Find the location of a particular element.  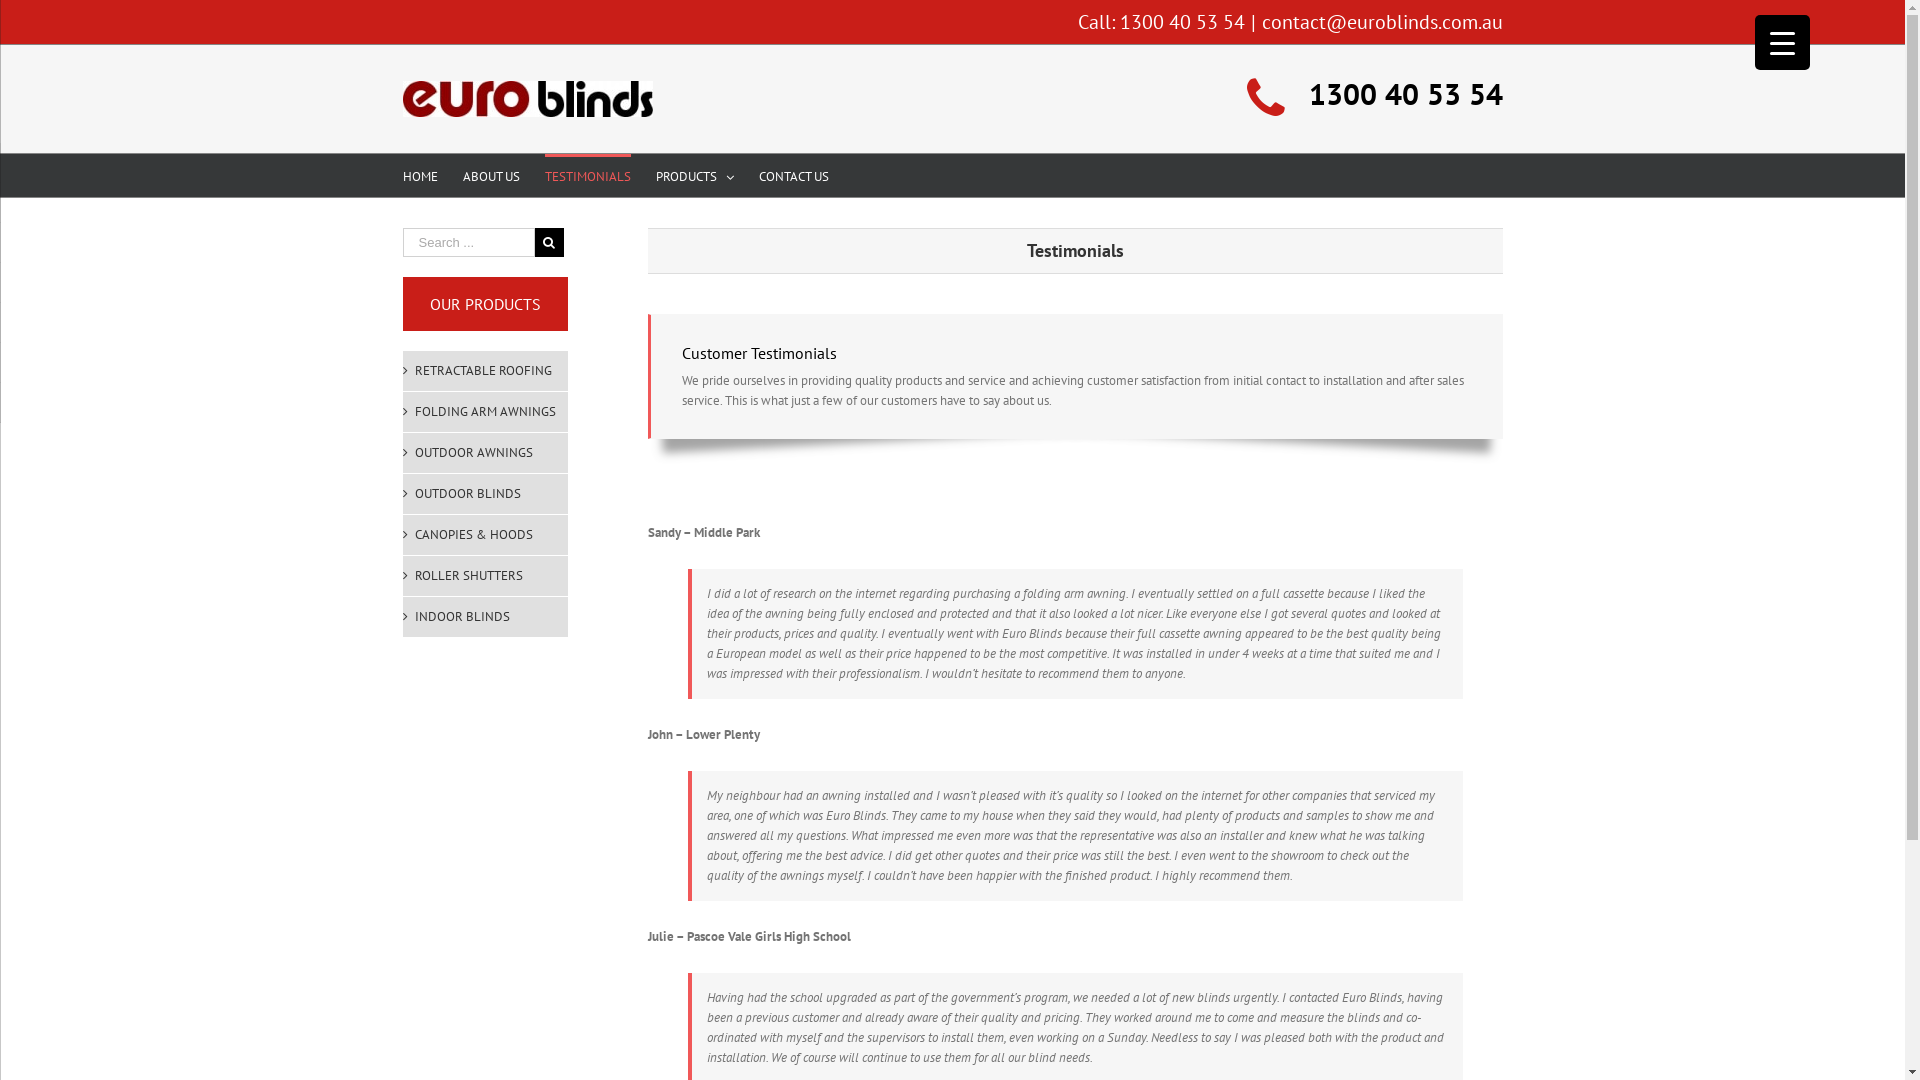

'FOLDING ARM AWNINGS' is located at coordinates (485, 411).